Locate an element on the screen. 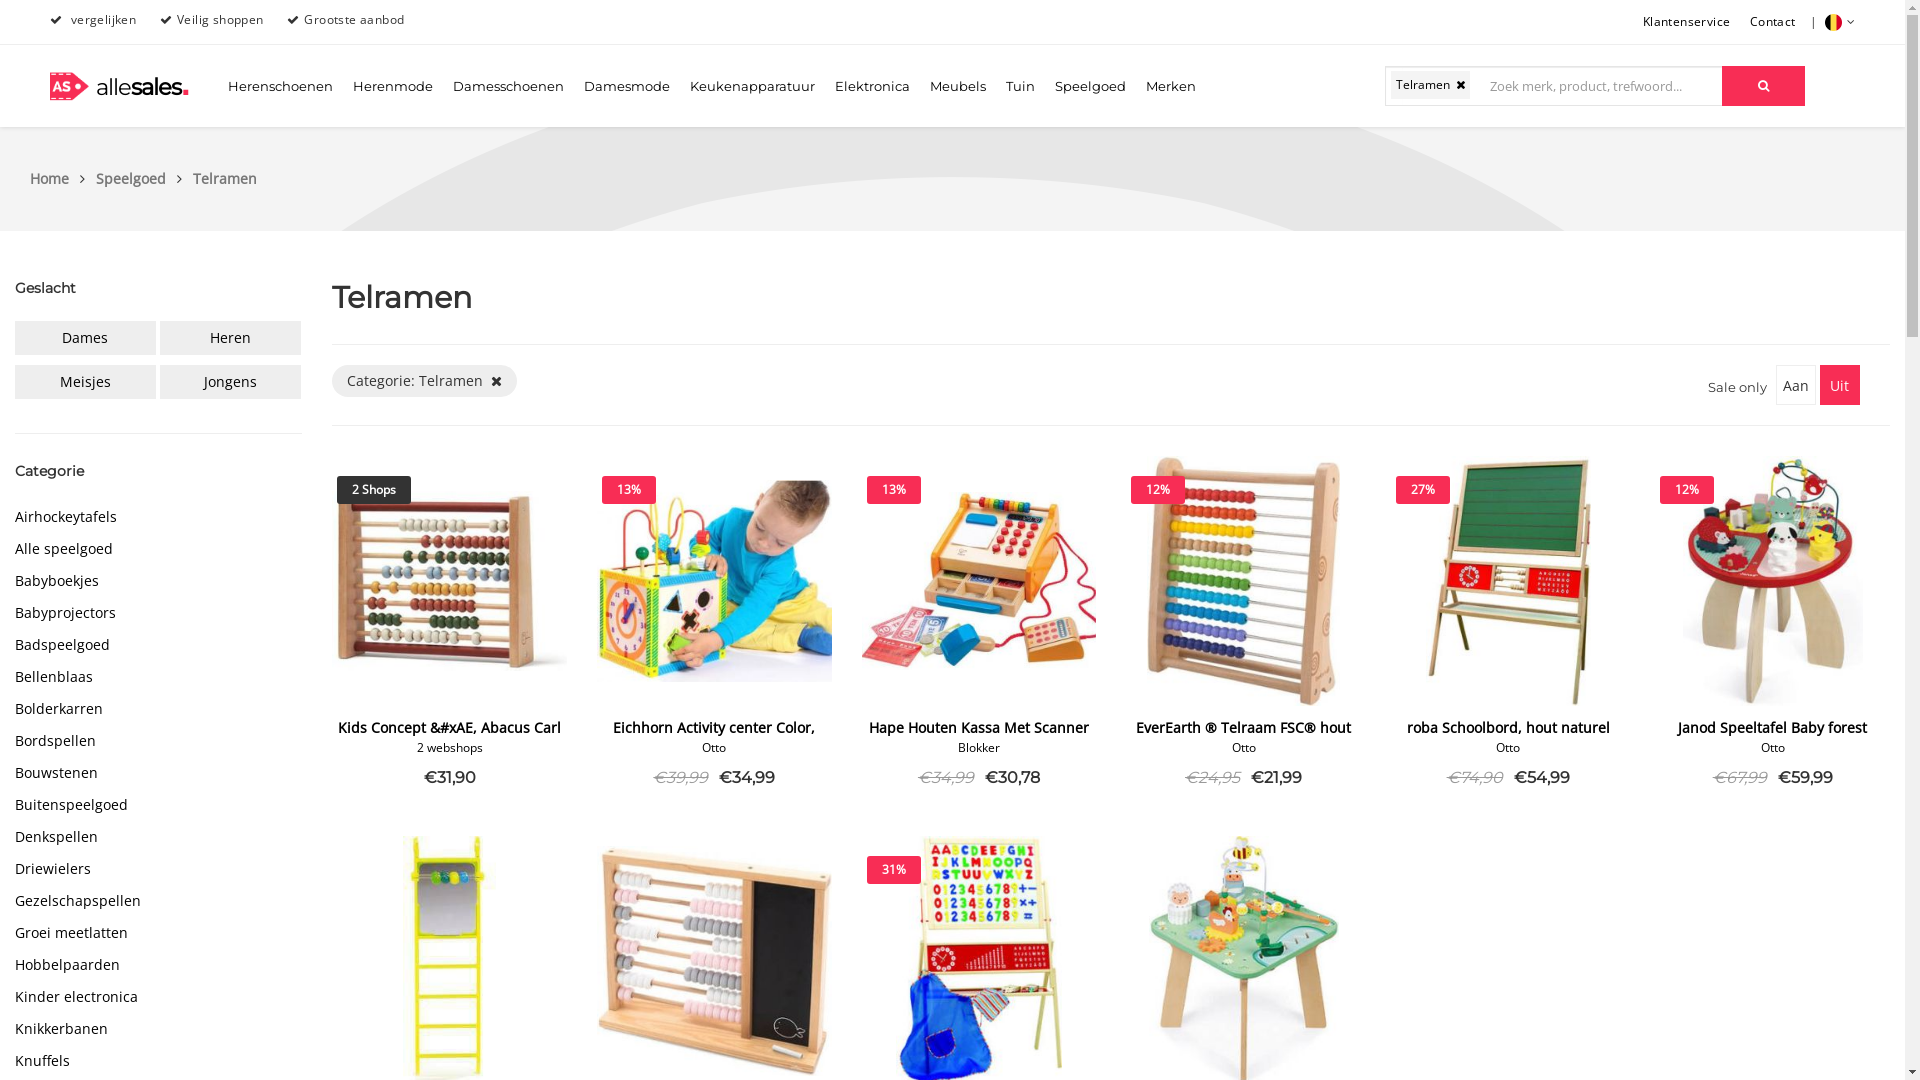  'allesales.' is located at coordinates (119, 96).